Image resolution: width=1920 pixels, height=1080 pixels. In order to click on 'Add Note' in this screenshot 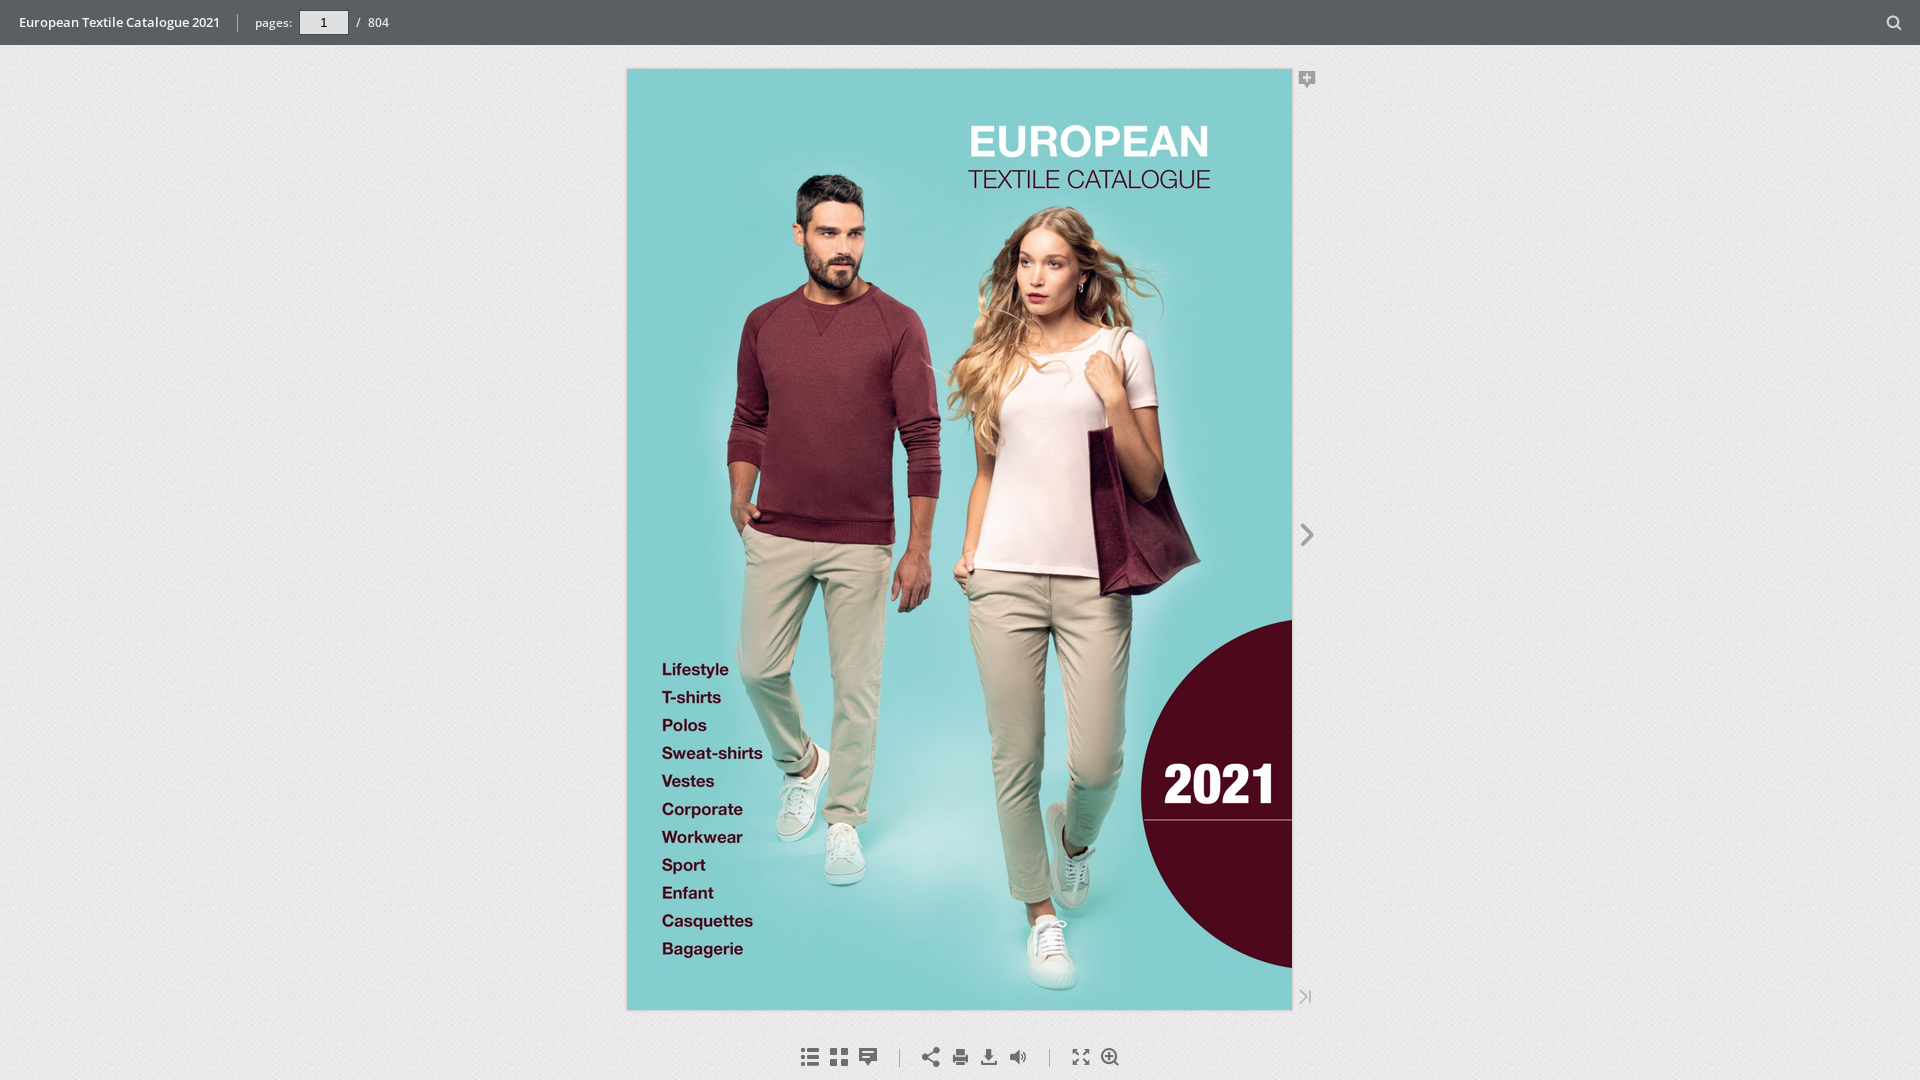, I will do `click(1307, 82)`.